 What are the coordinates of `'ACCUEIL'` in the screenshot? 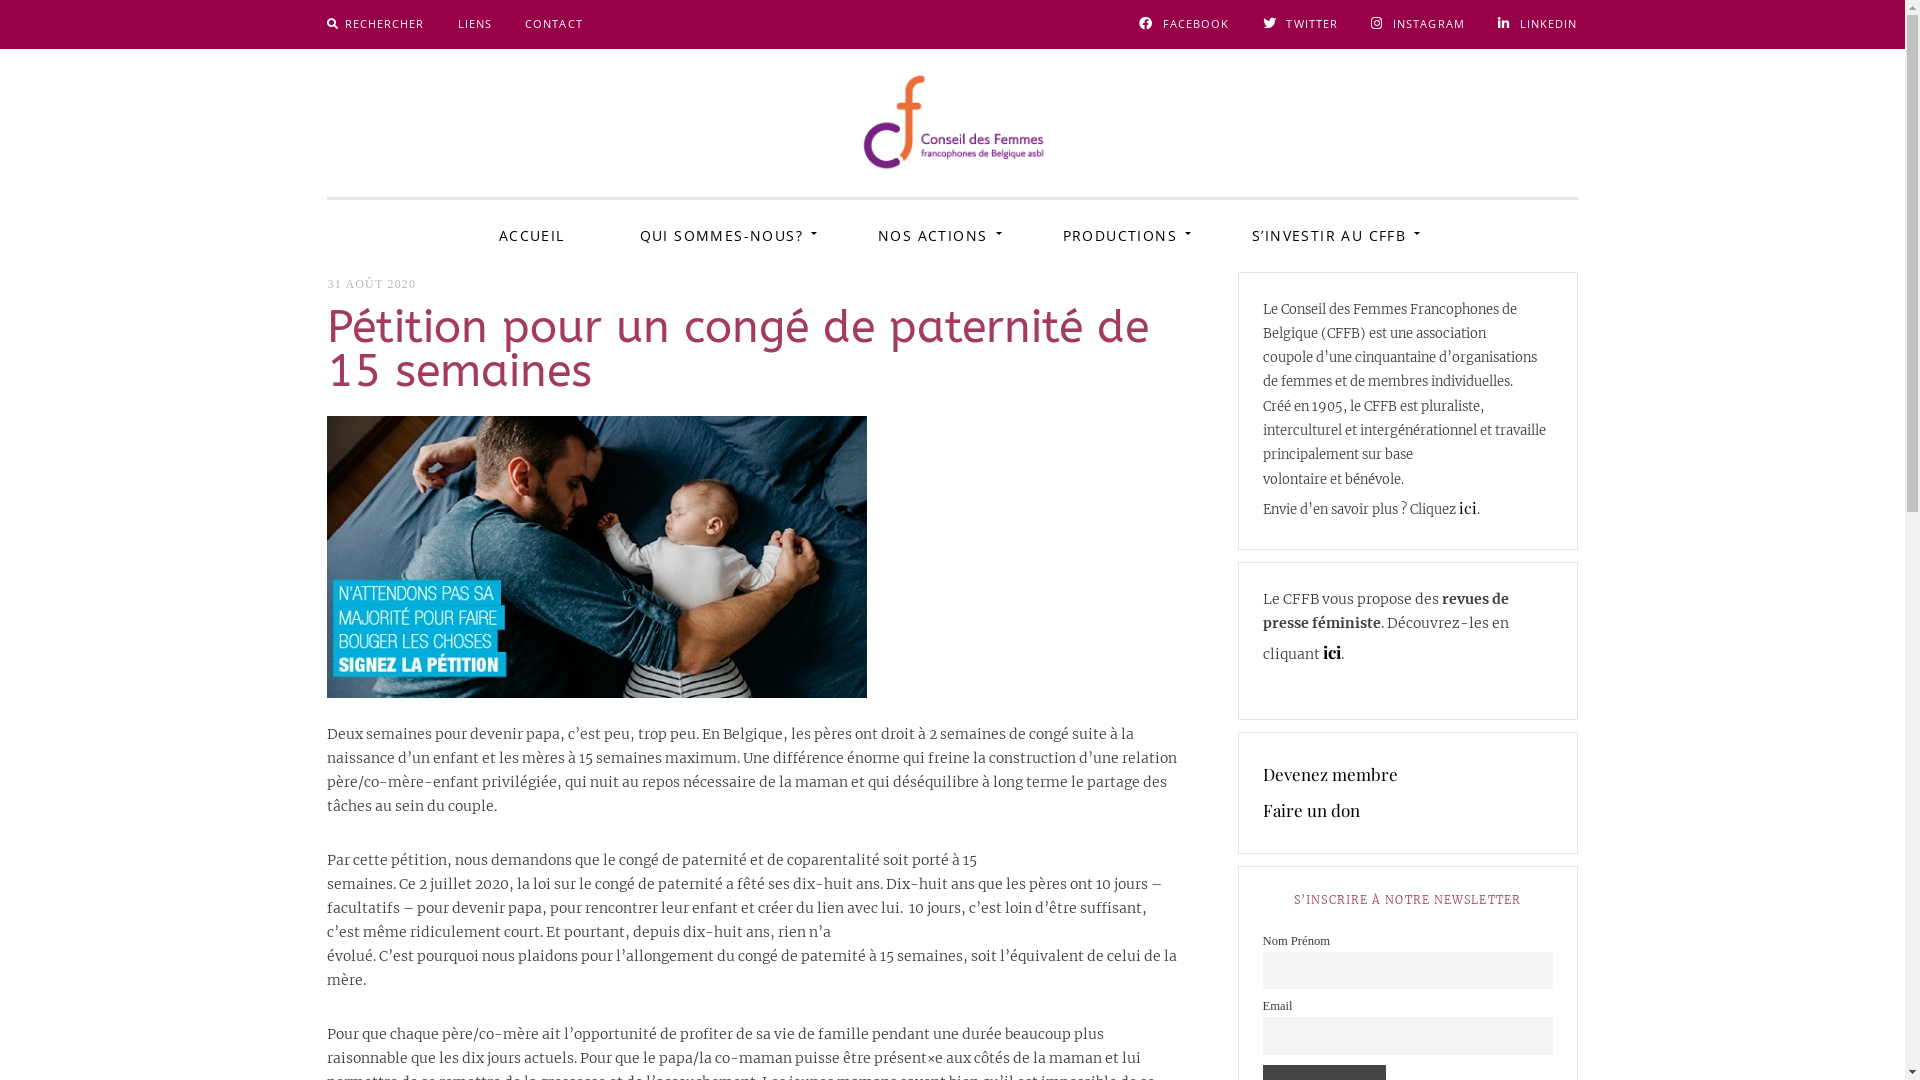 It's located at (532, 234).